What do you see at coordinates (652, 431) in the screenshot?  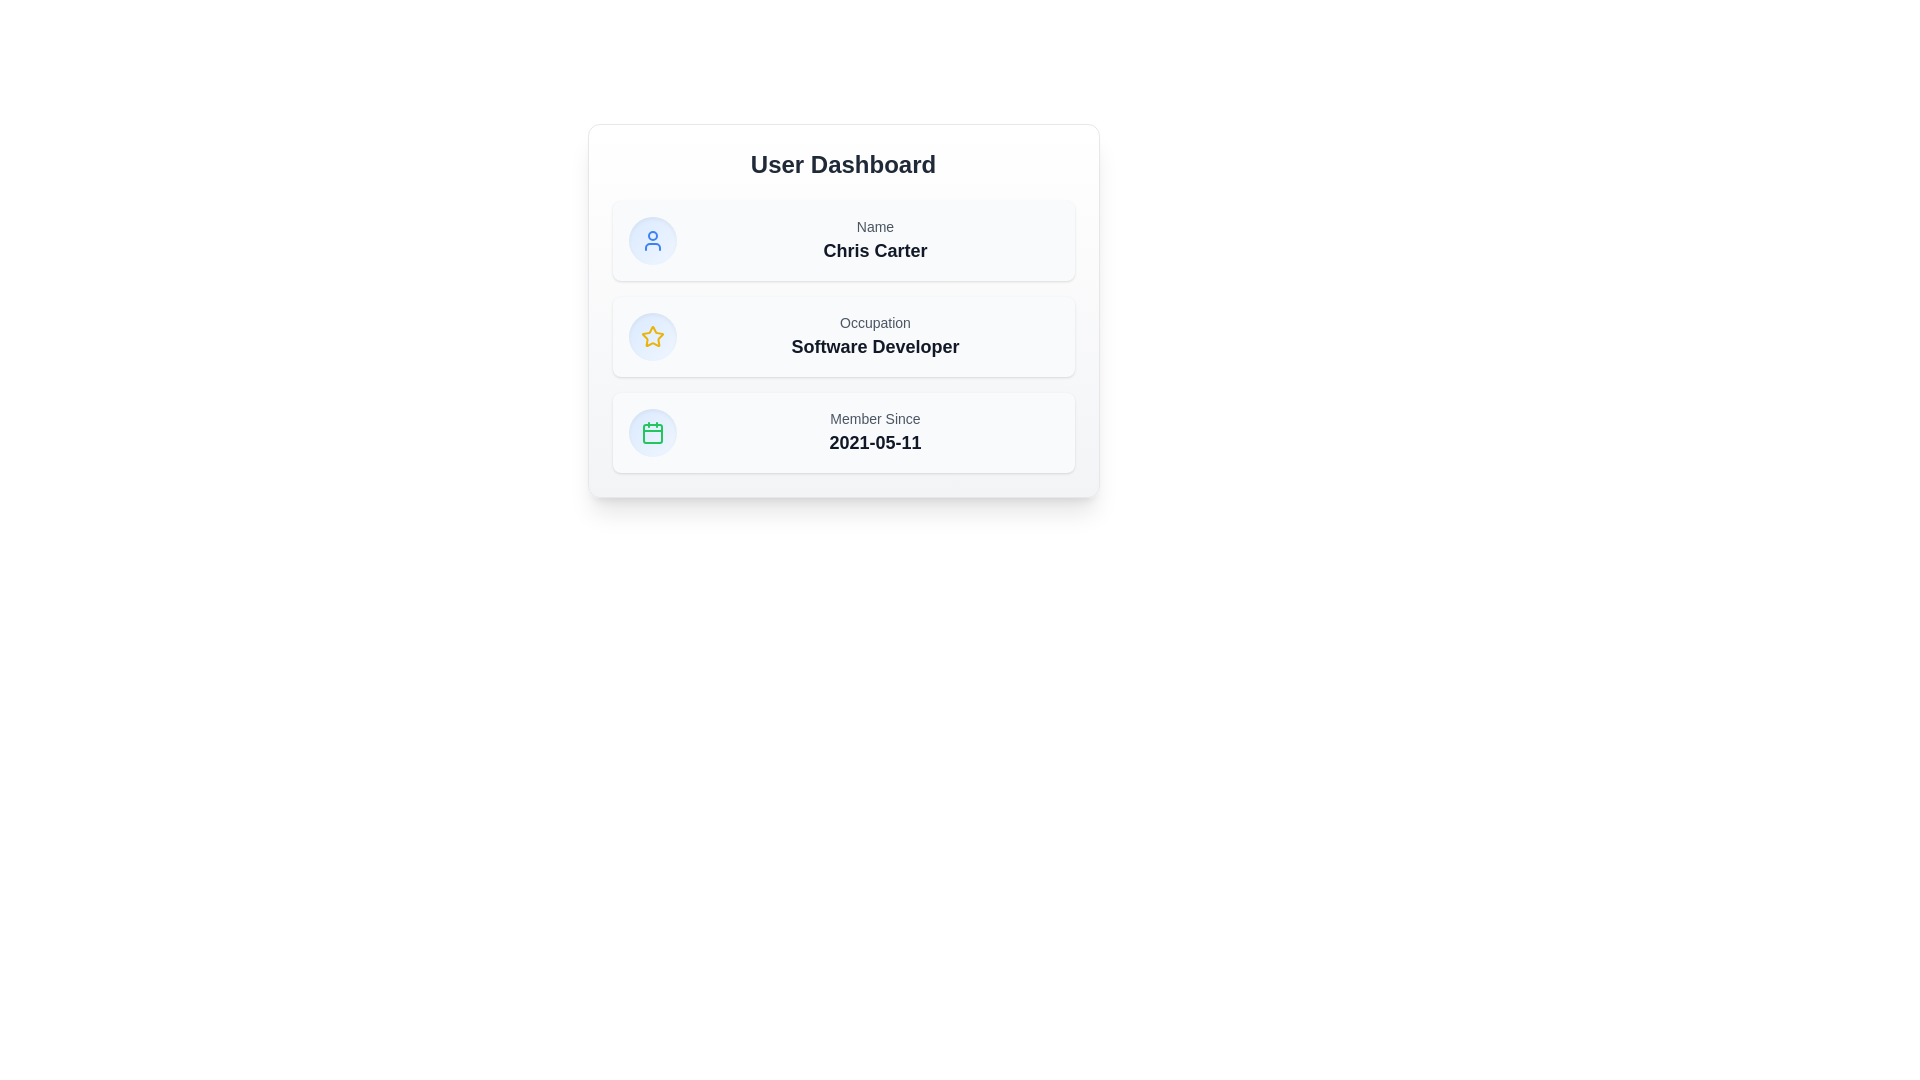 I see `the circular icon with a gradient blue background and a green outline of a calendar, located in the bottom-most section of the card labeled 'Member Since 2021-05-11'` at bounding box center [652, 431].